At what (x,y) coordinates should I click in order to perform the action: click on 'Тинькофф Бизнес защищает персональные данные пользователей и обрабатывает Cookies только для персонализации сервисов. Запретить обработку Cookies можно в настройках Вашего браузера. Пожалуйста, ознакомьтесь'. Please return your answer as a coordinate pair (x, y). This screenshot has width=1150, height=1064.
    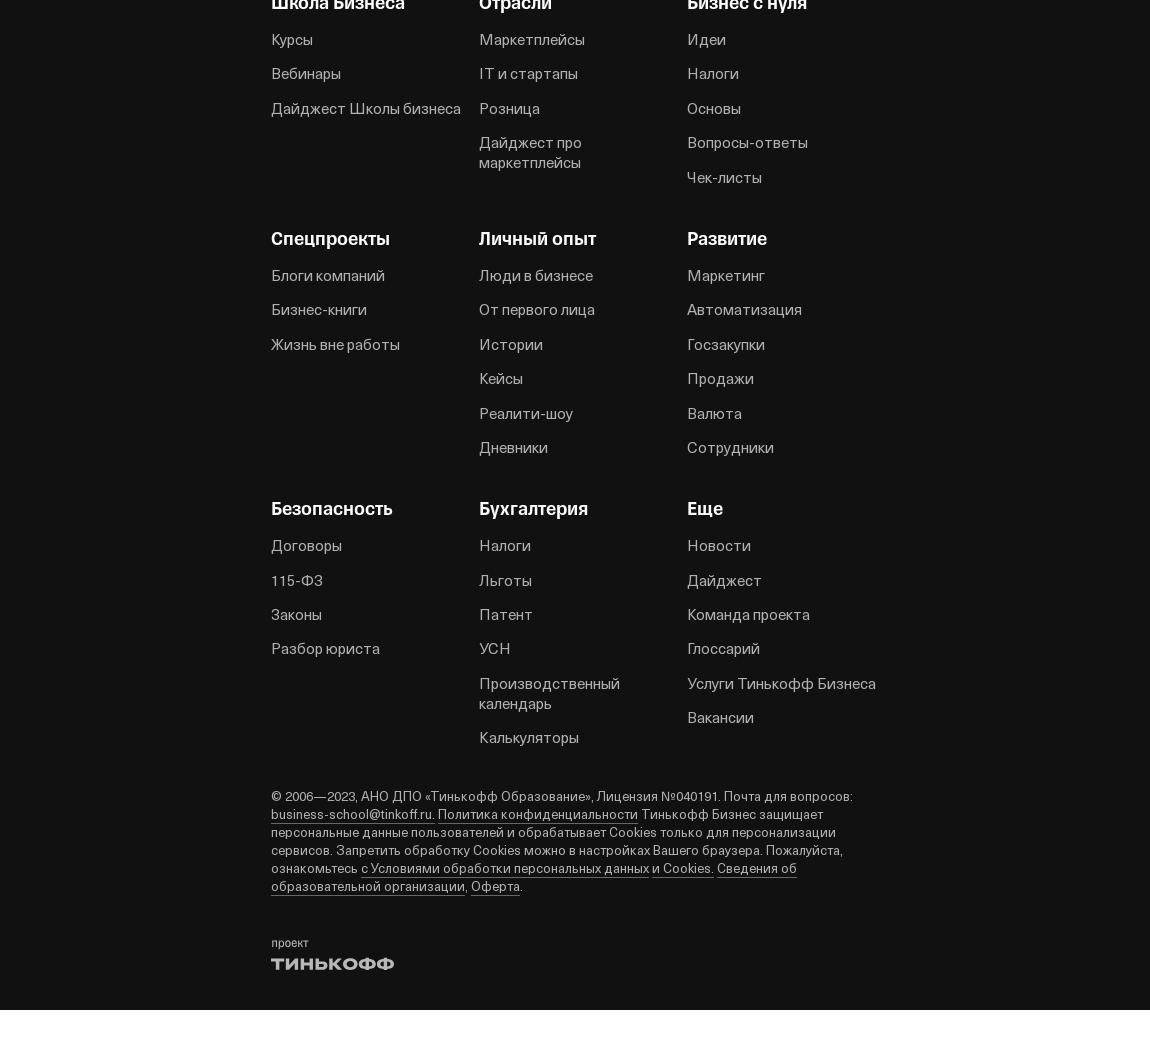
    Looking at the image, I should click on (556, 840).